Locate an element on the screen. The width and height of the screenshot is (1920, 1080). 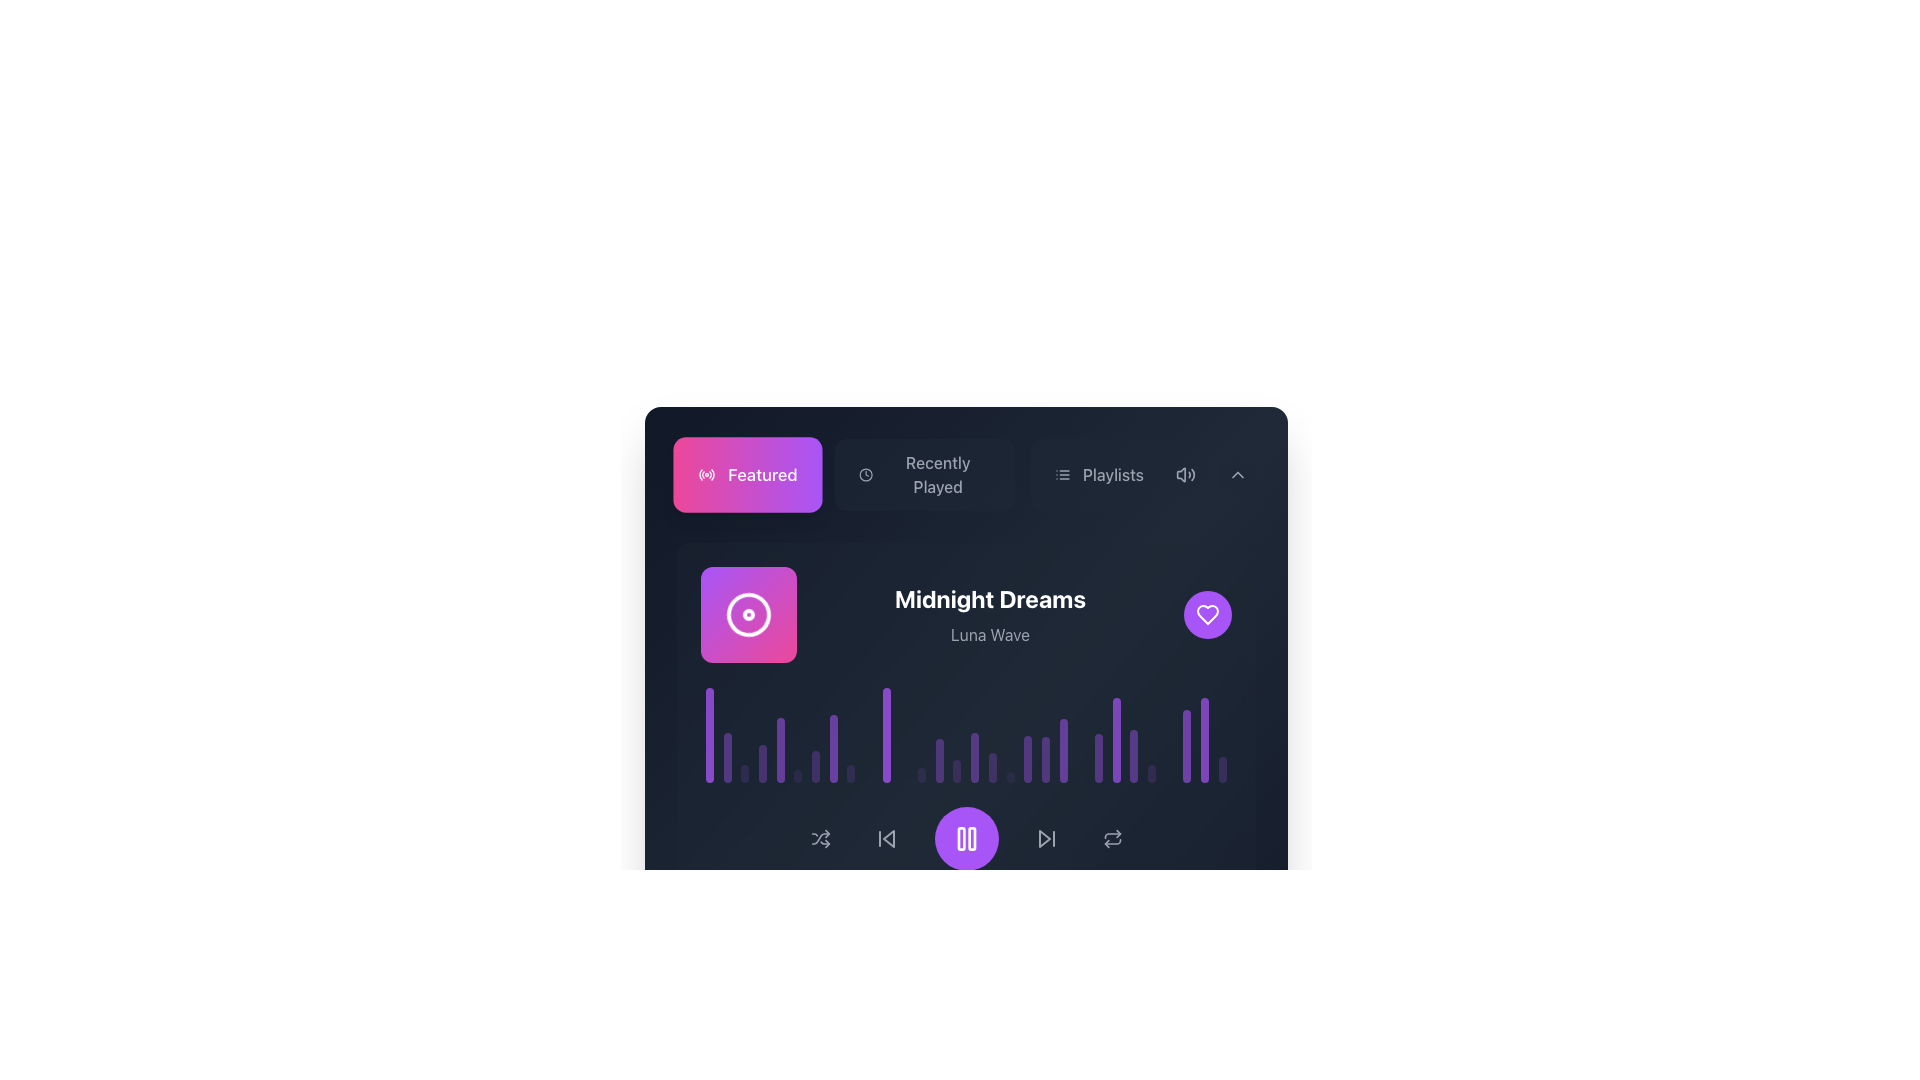
the twelfth visualizer bar in the 'Midnight Dreams' card section, which indicates audio or playback activity and is located above the play button is located at coordinates (921, 774).